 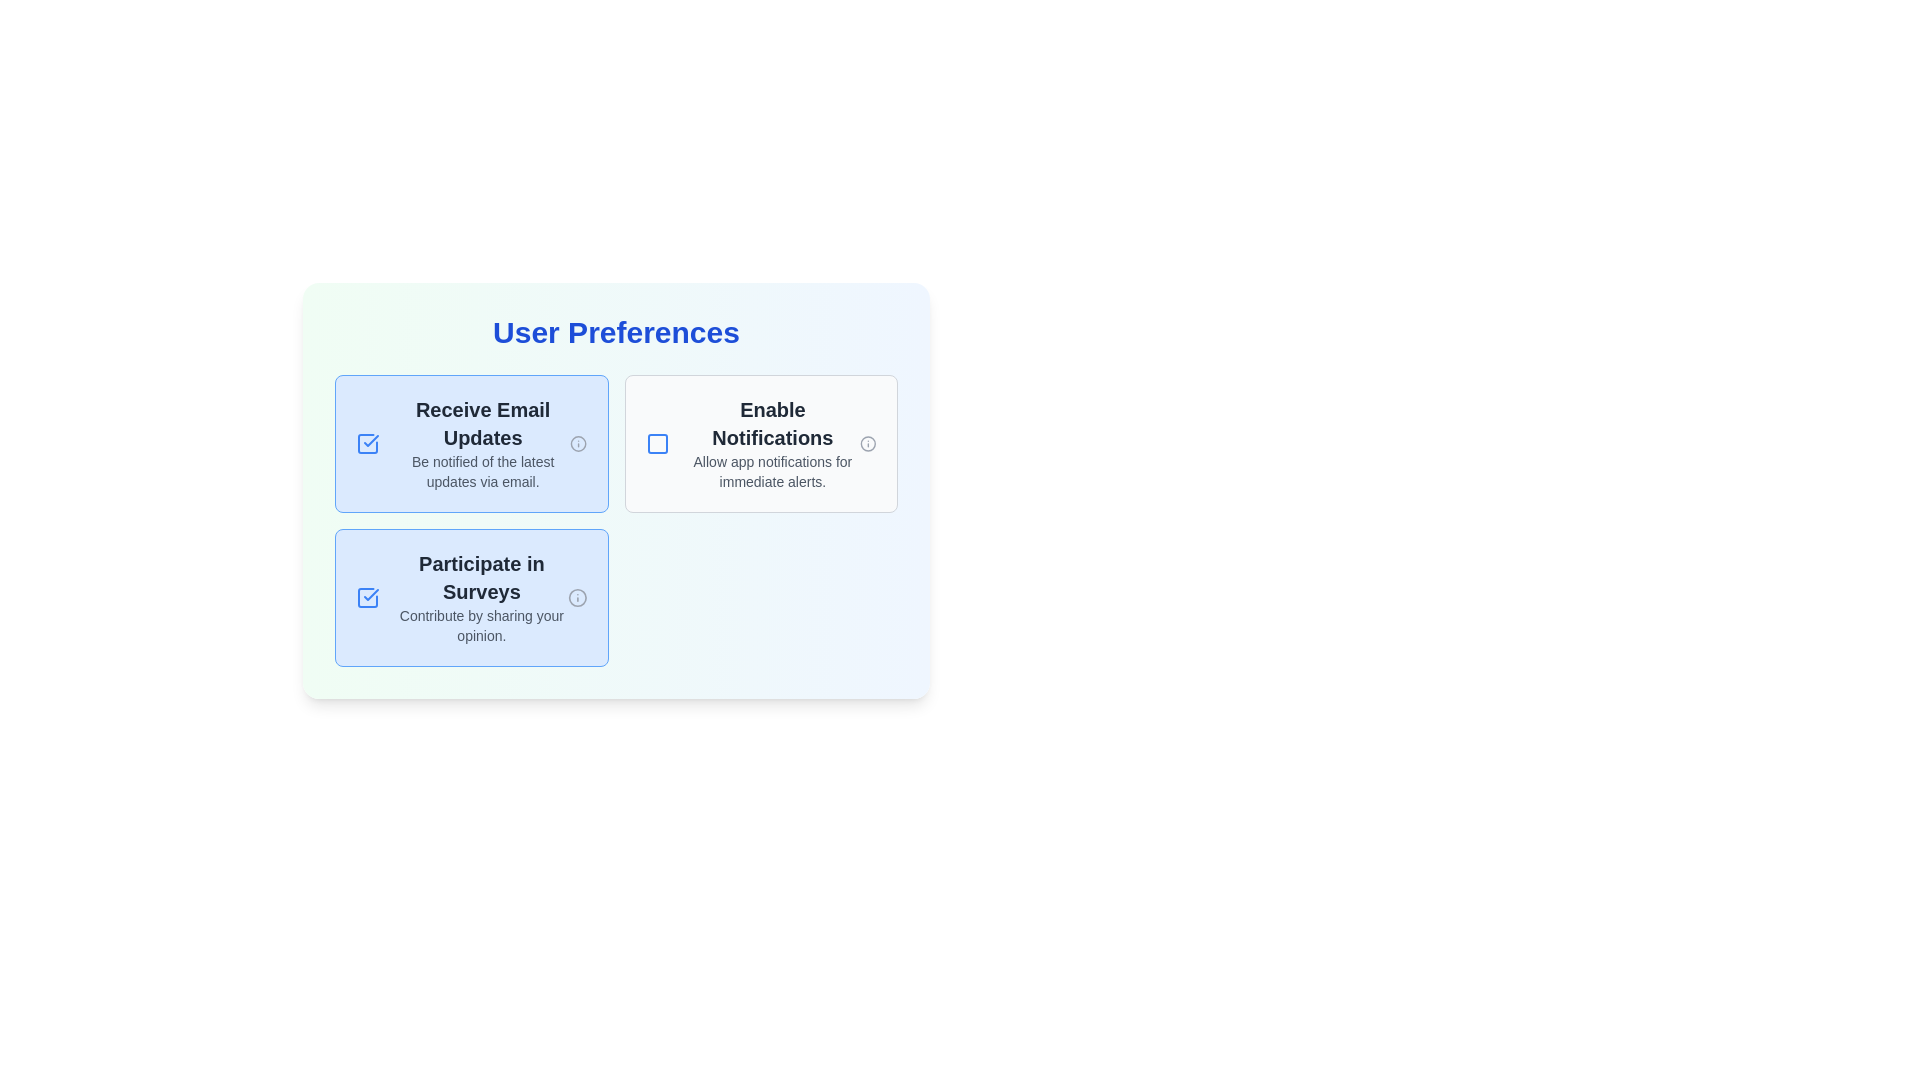 I want to click on the text display component titled 'Receive Email Updates', which features a bold headline and a description in a light blue background, located in the top-left corner of the user preferences grid, so click(x=483, y=442).